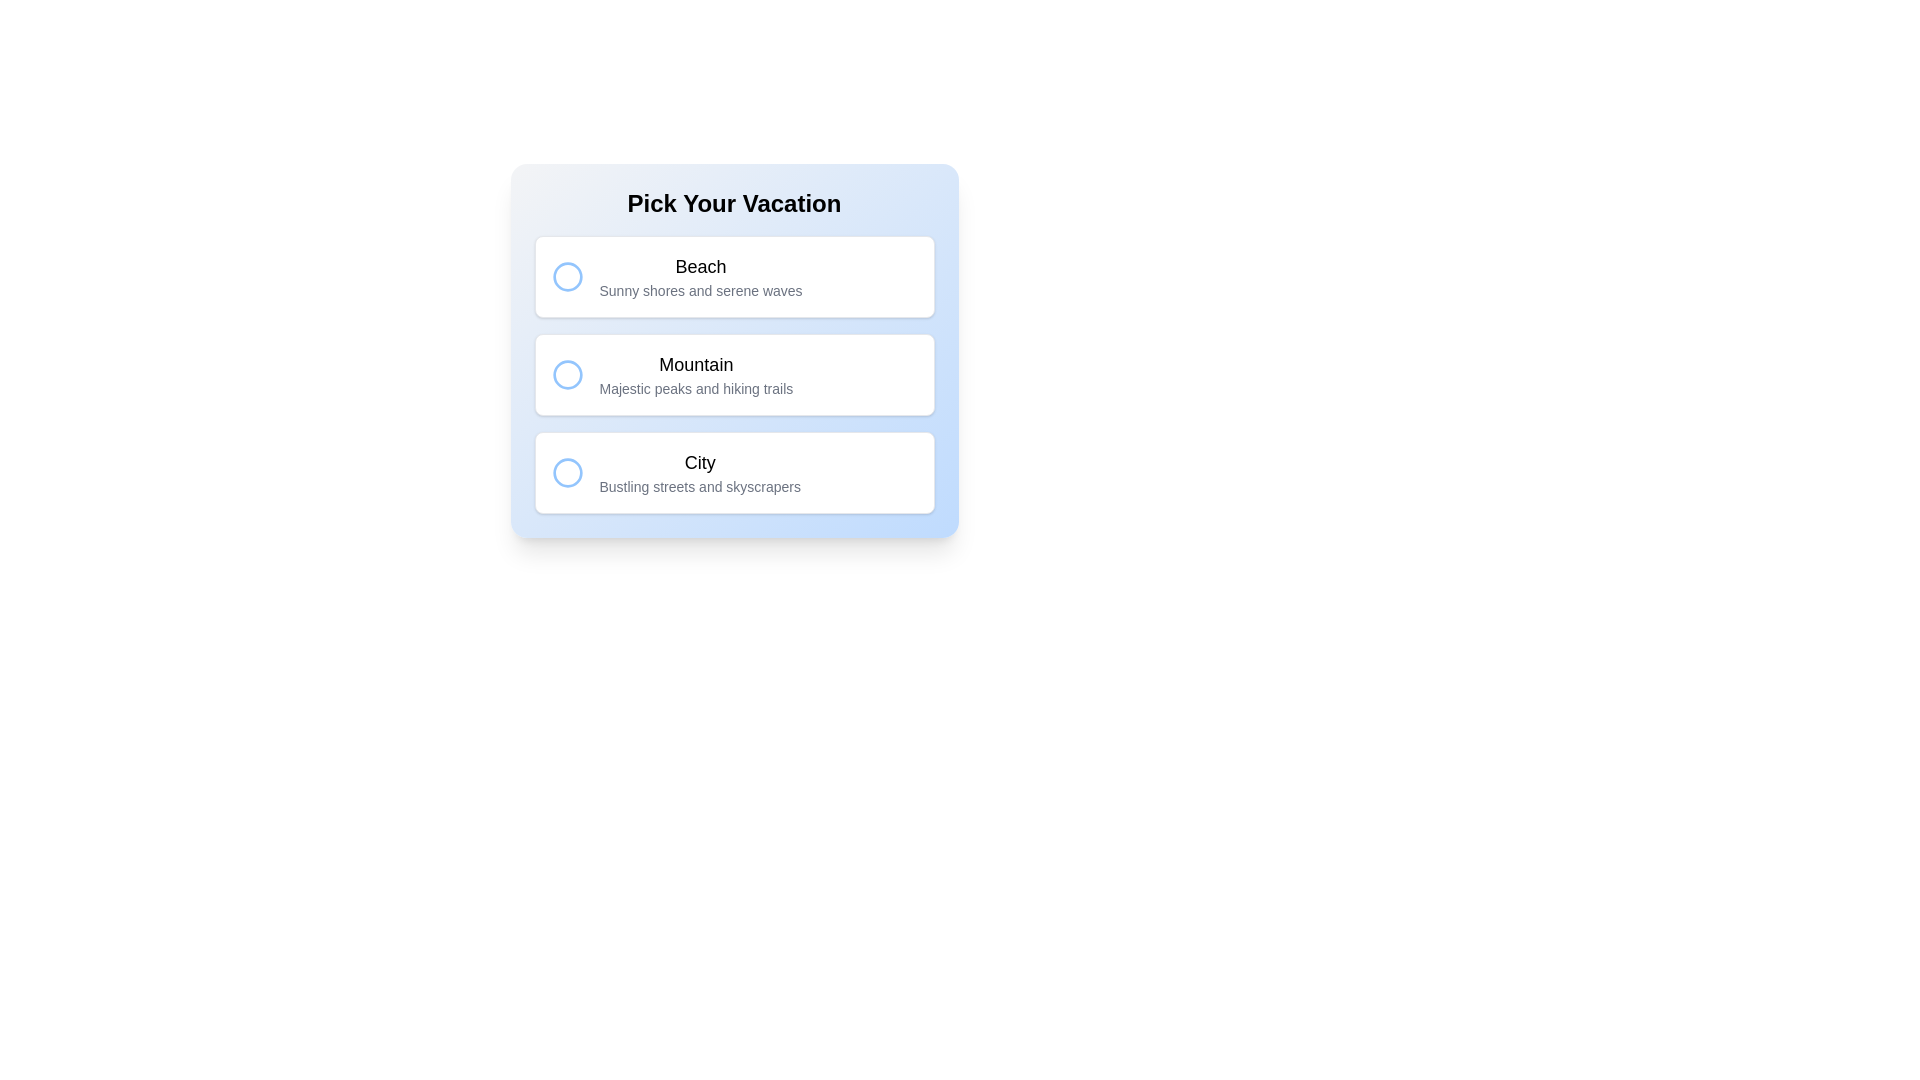  What do you see at coordinates (566, 374) in the screenshot?
I see `the radio button with a blue border and white inner area` at bounding box center [566, 374].